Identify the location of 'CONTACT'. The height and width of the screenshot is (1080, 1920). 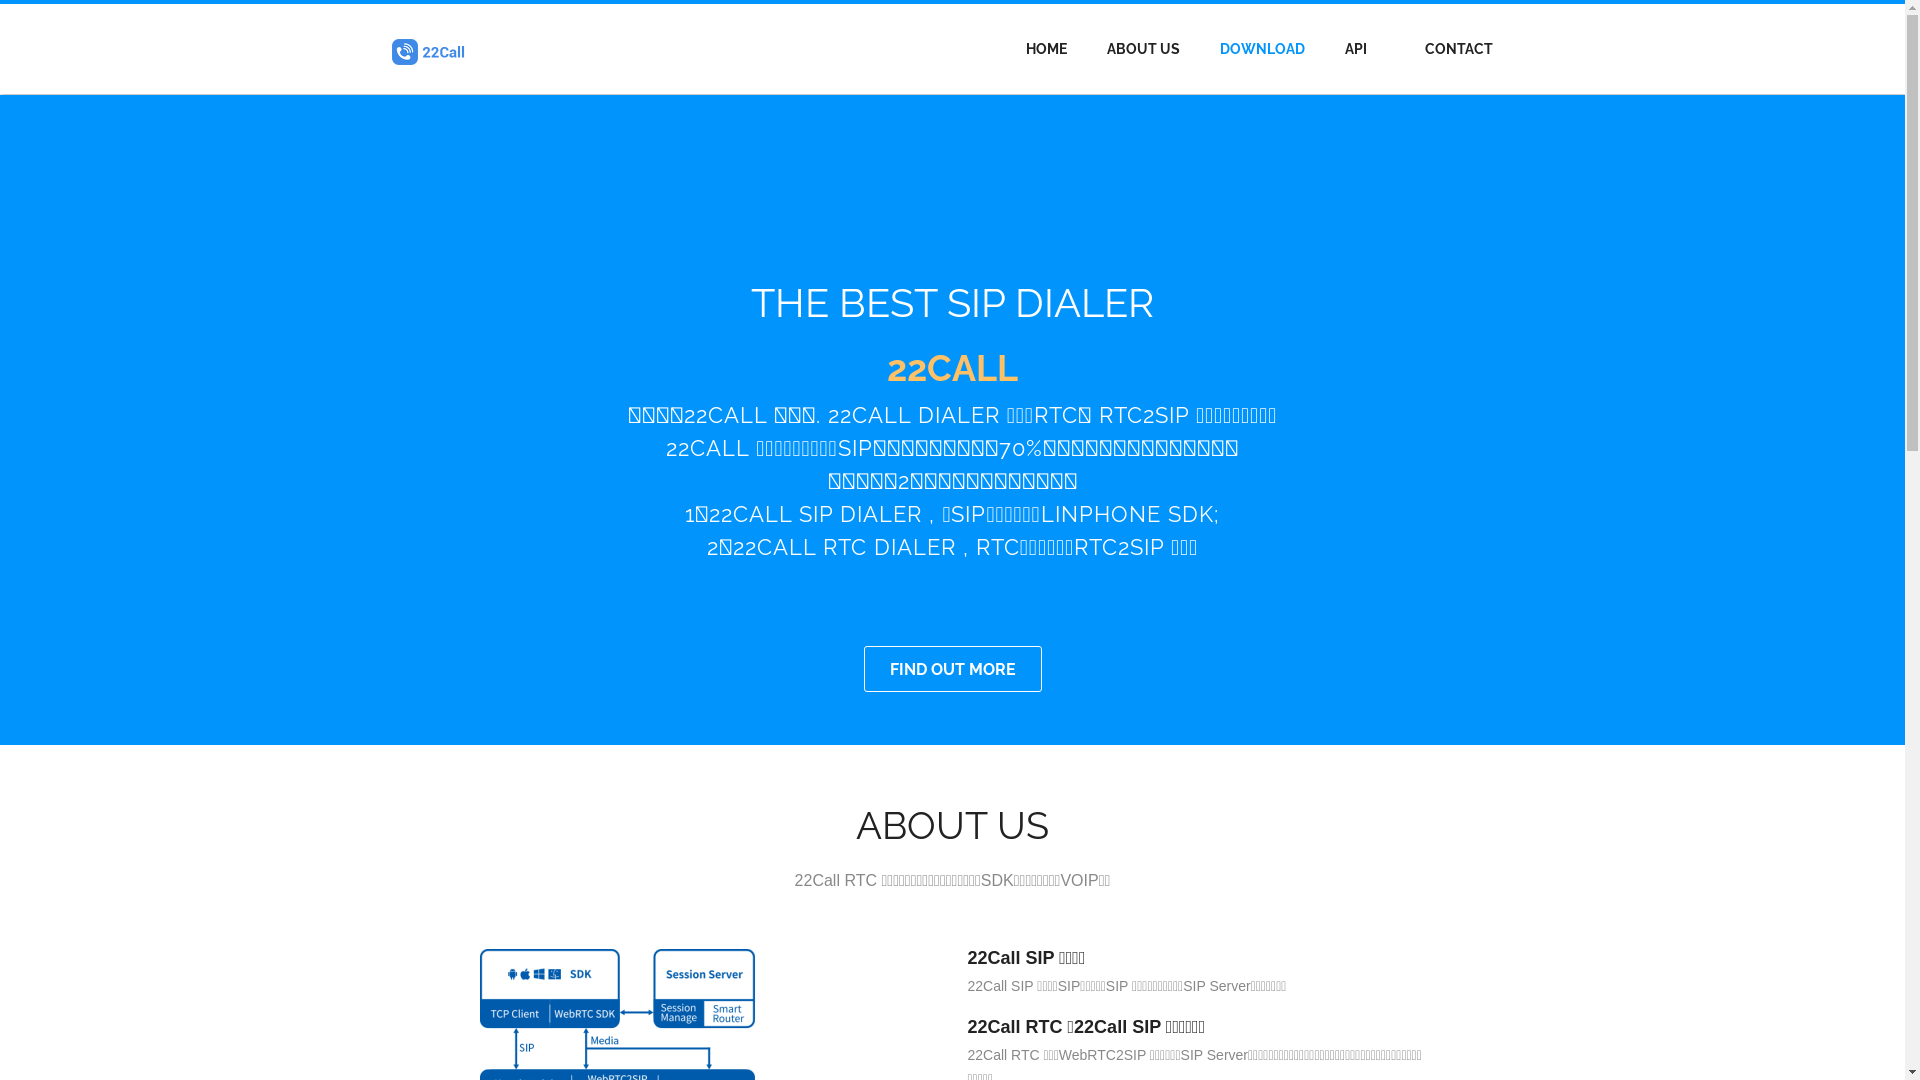
(1459, 48).